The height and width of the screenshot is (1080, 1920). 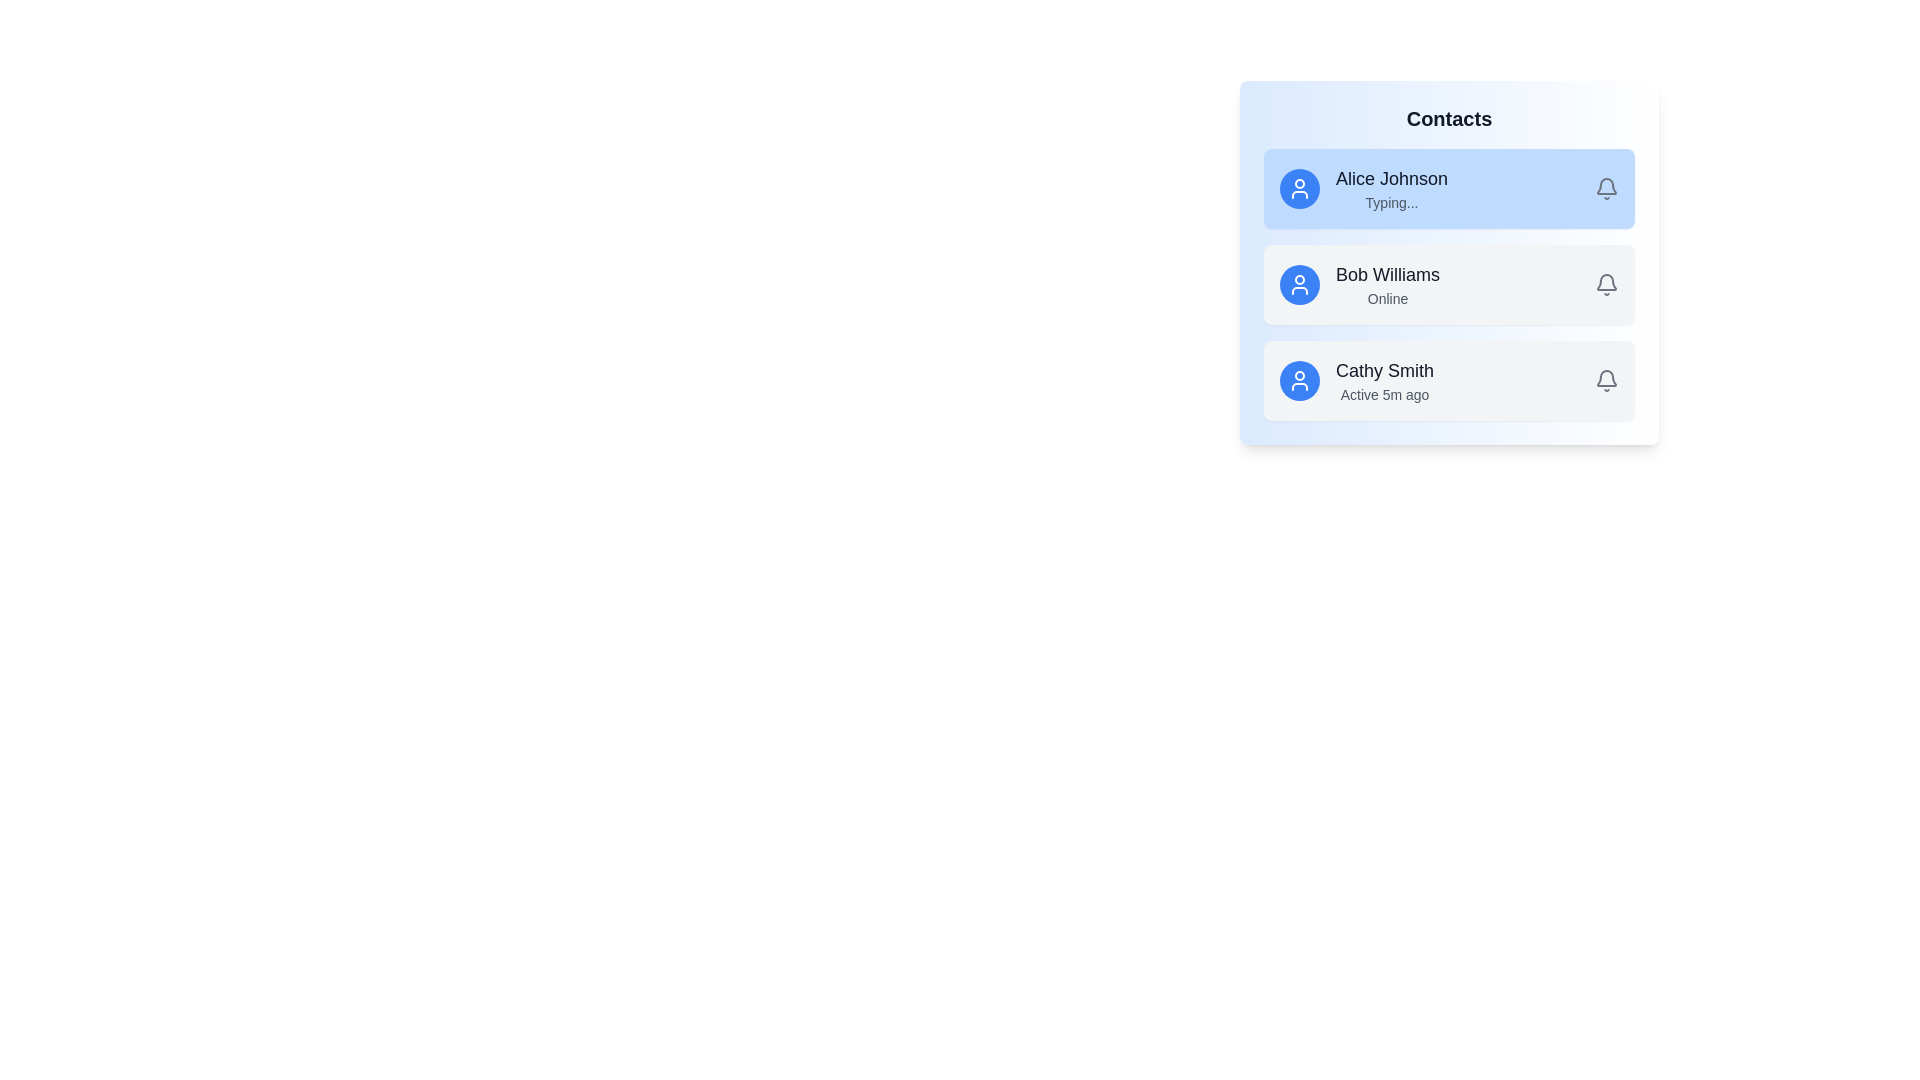 I want to click on the profile picture icon for the contact 'Cathy Smith' located in the third card of the vertical list, so click(x=1300, y=381).